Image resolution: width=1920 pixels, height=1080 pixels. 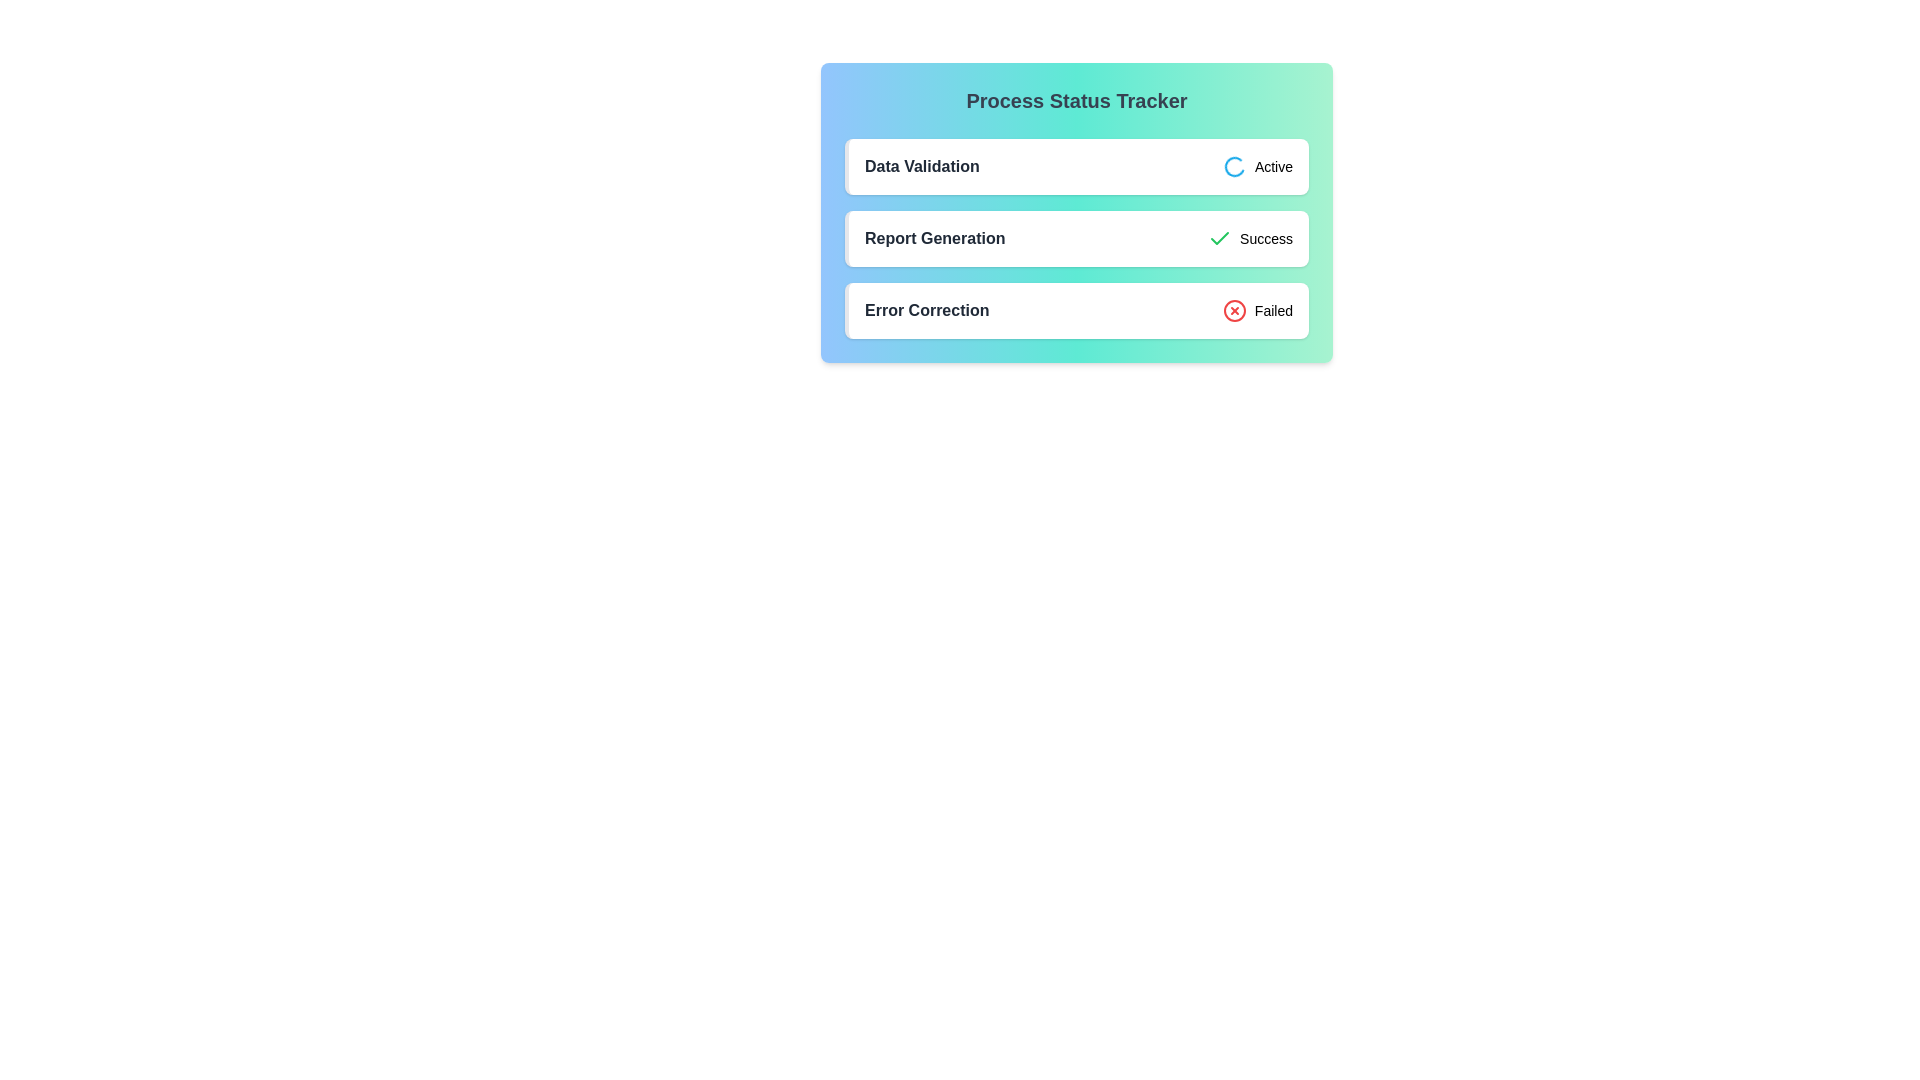 I want to click on the 'Failed' text label, so click(x=1272, y=311).